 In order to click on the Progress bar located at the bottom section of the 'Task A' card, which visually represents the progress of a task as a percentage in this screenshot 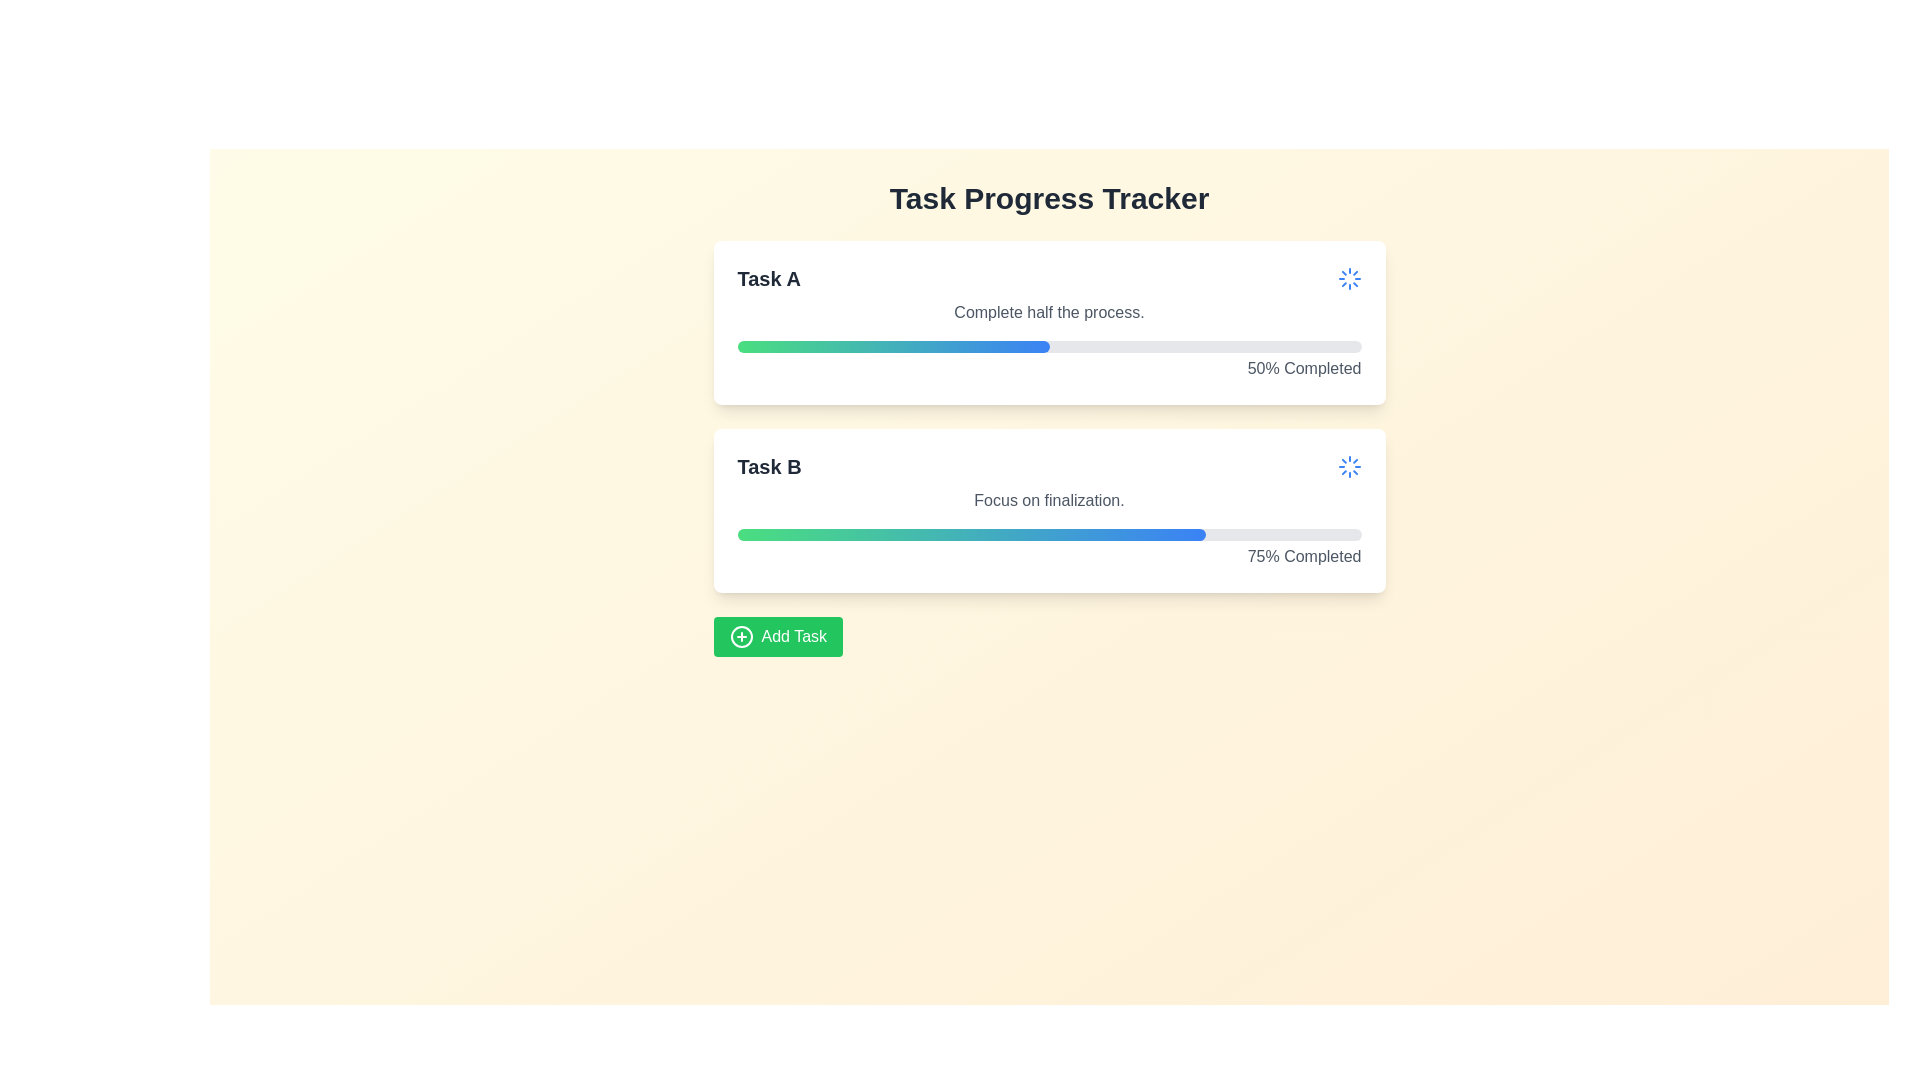, I will do `click(1048, 346)`.